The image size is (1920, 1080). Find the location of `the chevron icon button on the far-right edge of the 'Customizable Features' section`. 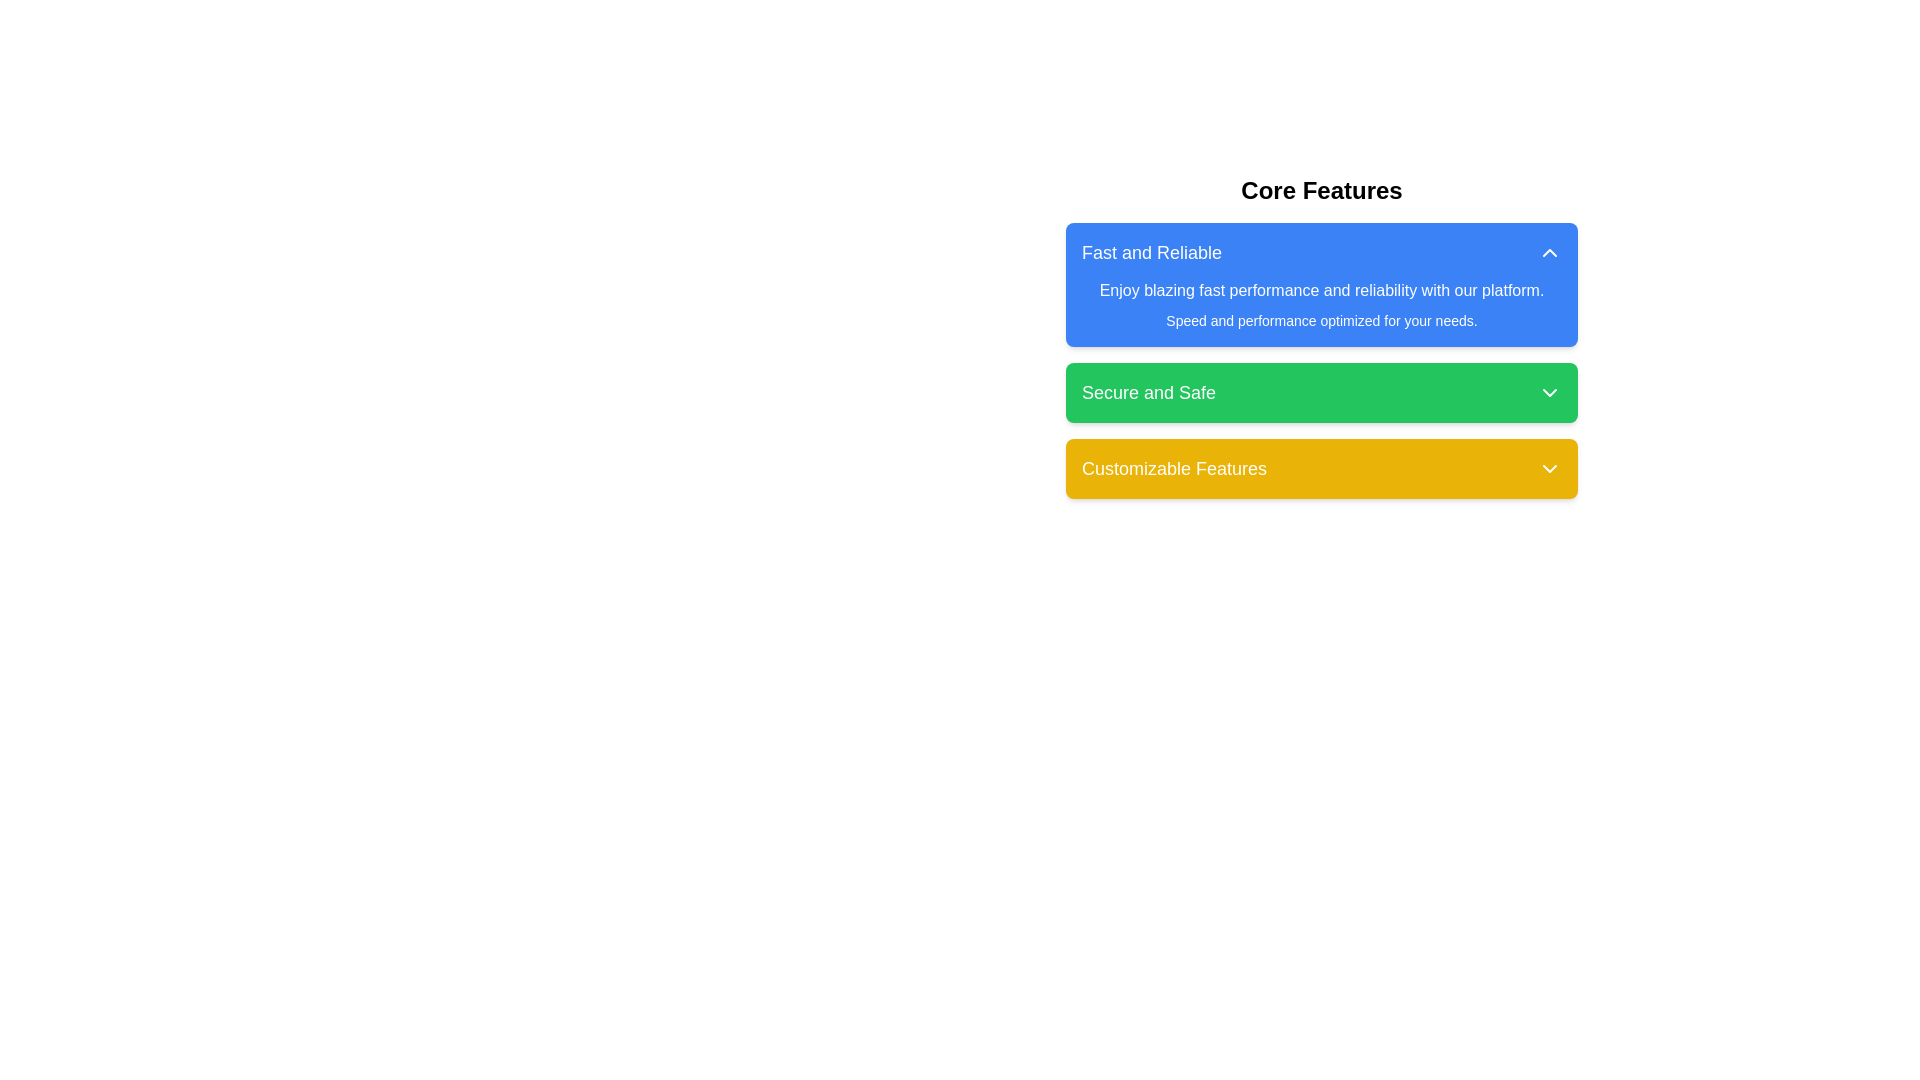

the chevron icon button on the far-right edge of the 'Customizable Features' section is located at coordinates (1549, 469).